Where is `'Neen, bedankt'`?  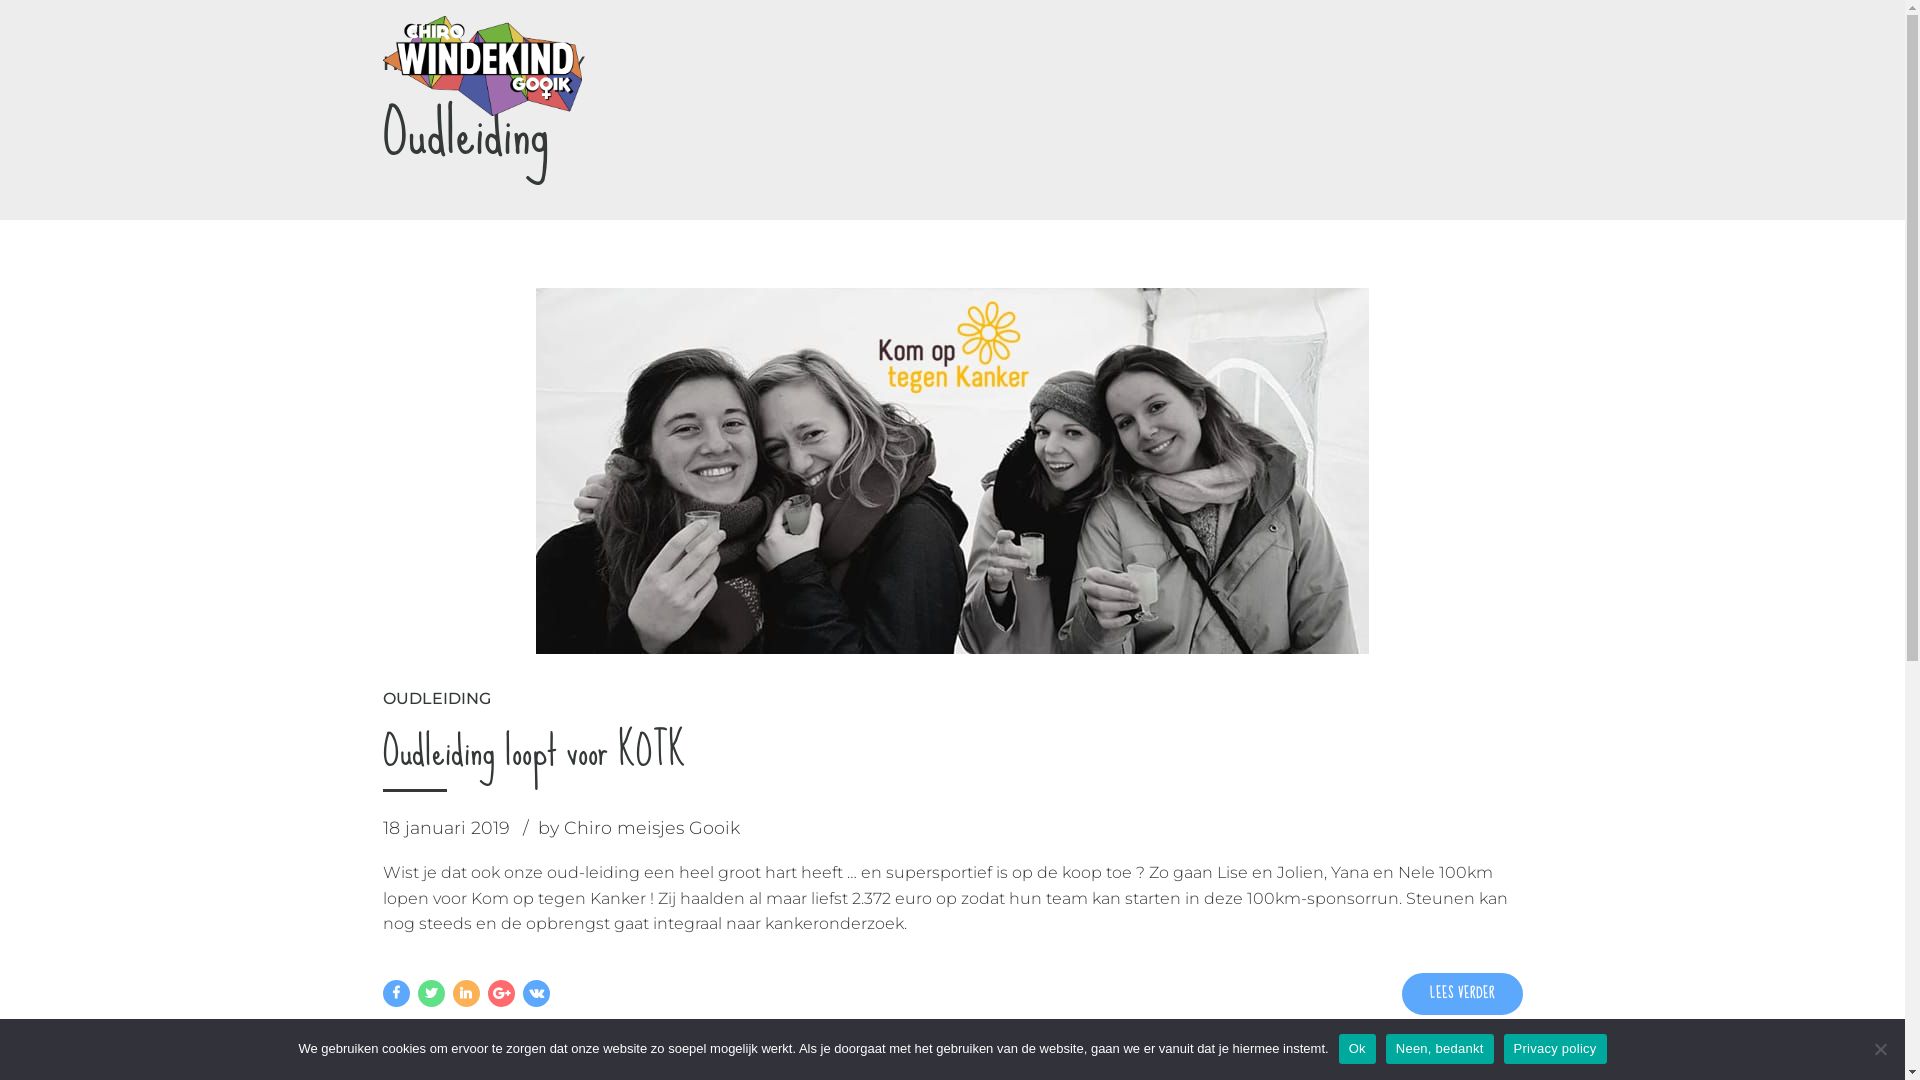
'Neen, bedankt' is located at coordinates (1440, 1048).